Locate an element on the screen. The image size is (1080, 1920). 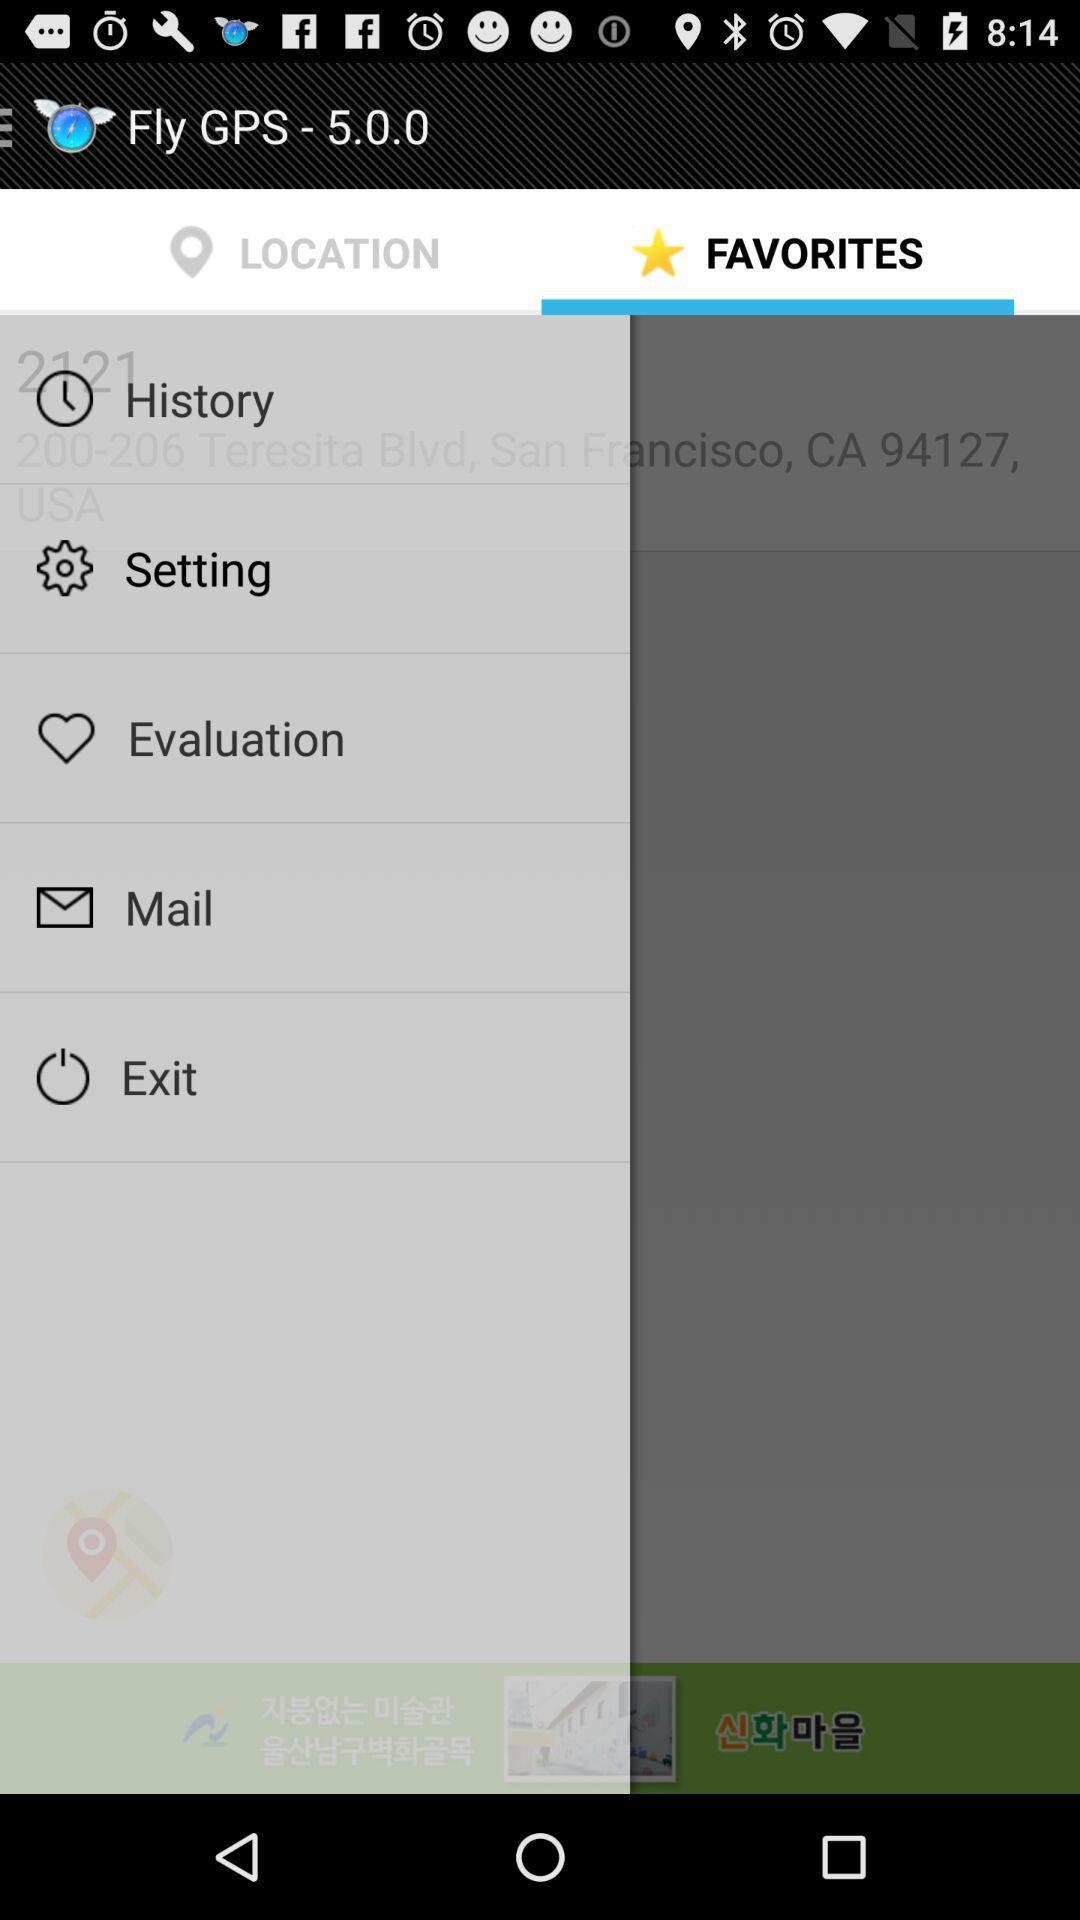
the location icon is located at coordinates (107, 1664).